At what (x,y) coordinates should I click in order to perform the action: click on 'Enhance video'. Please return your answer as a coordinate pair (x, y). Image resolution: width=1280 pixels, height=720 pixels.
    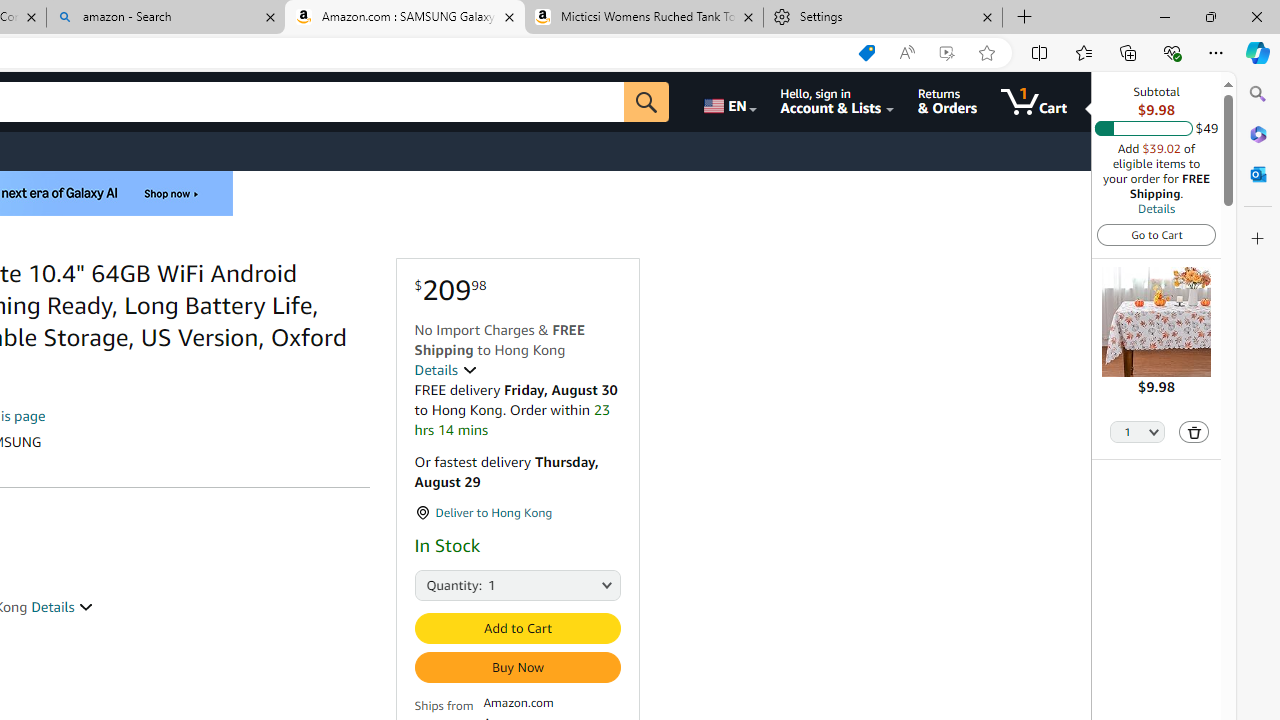
    Looking at the image, I should click on (945, 52).